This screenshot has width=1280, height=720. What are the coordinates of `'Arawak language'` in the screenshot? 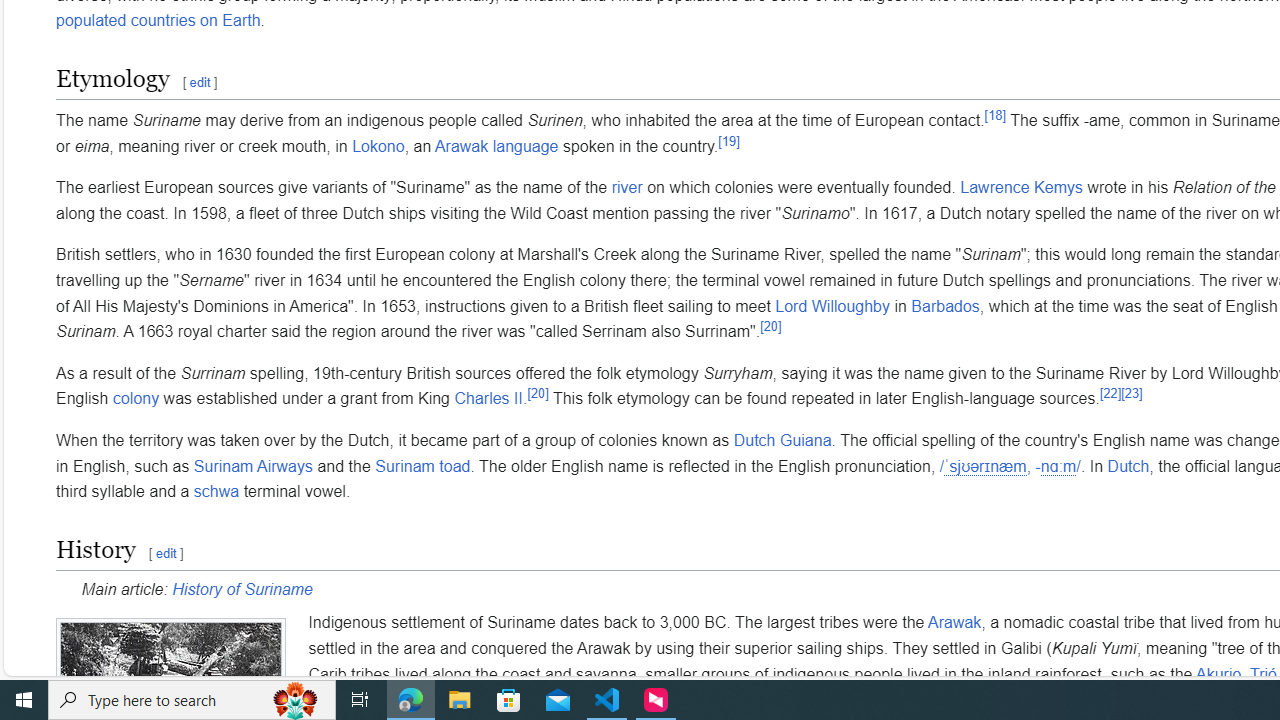 It's located at (496, 144).